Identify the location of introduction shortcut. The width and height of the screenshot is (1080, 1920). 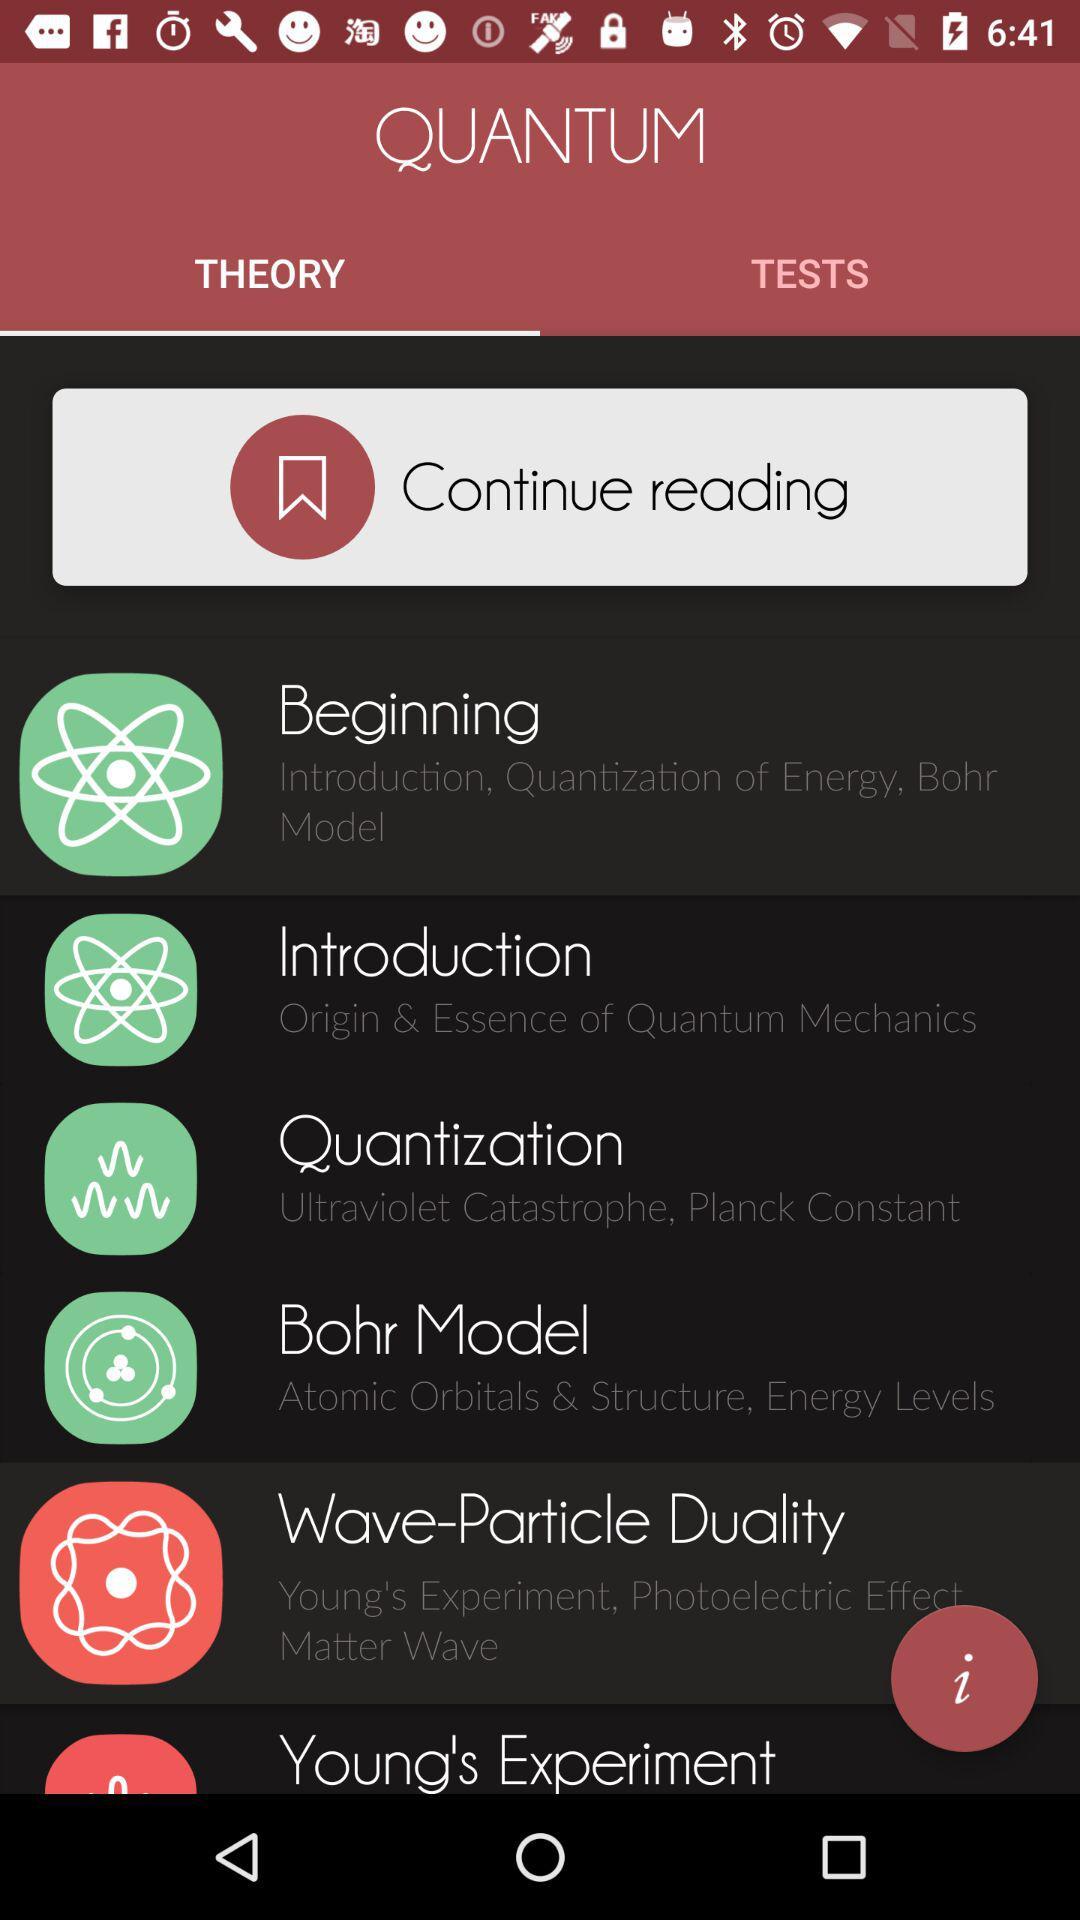
(120, 989).